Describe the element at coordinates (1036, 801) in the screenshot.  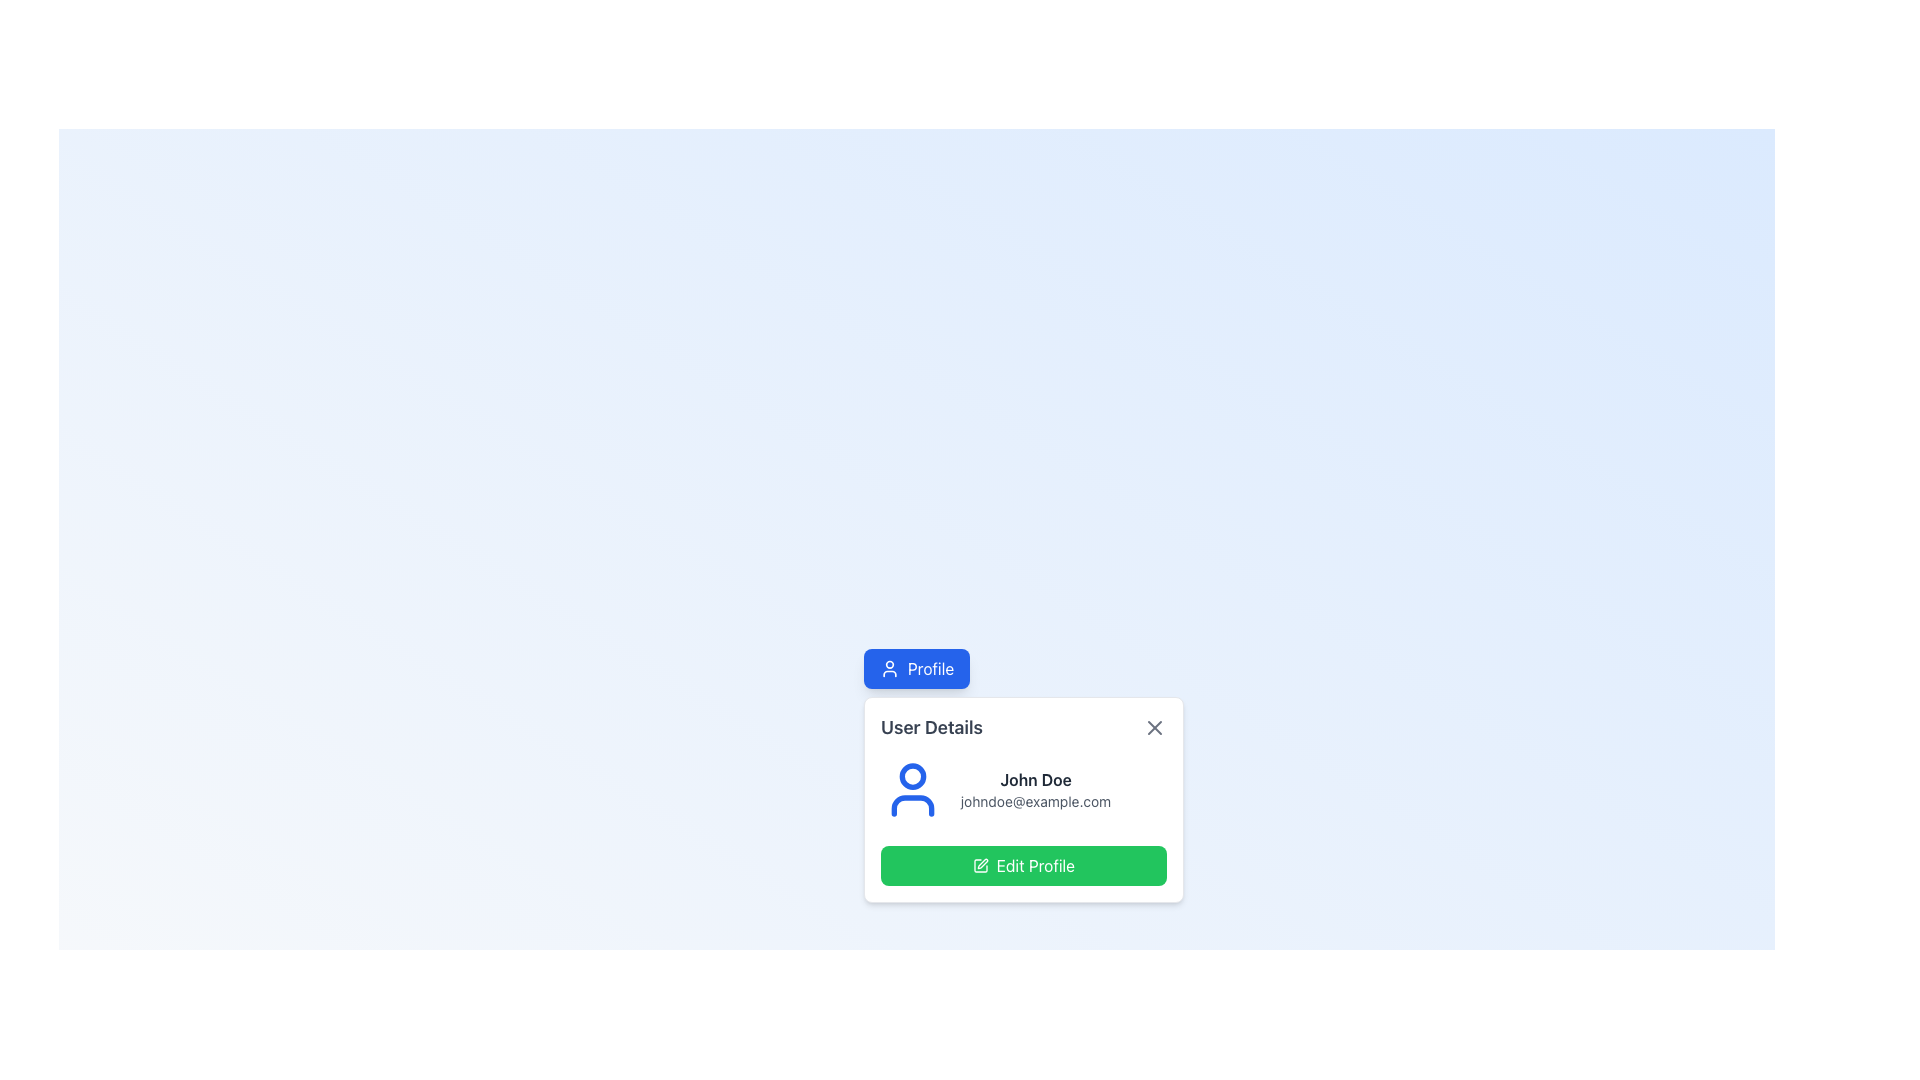
I see `the email address text label displayed below the 'John Doe' text in the user profile card` at that location.